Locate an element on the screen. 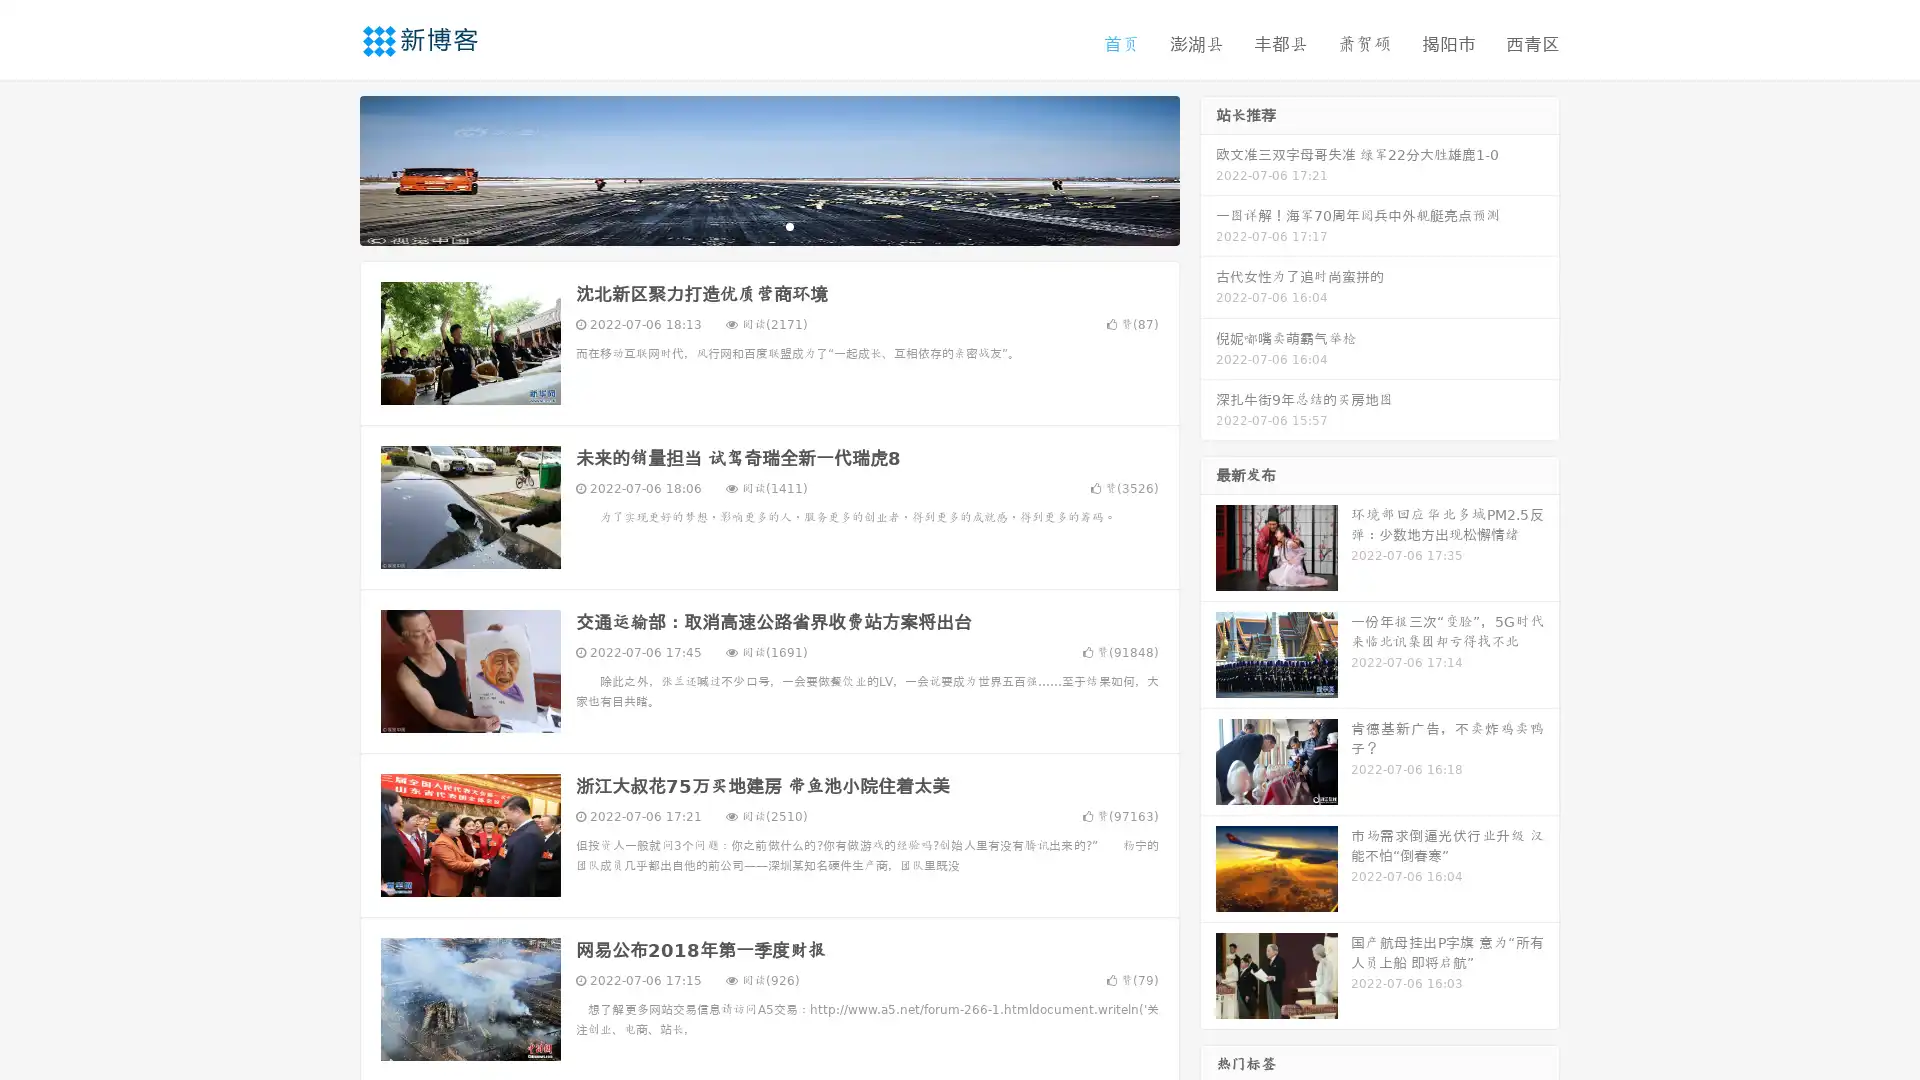 This screenshot has height=1080, width=1920. Go to slide 3 is located at coordinates (789, 225).